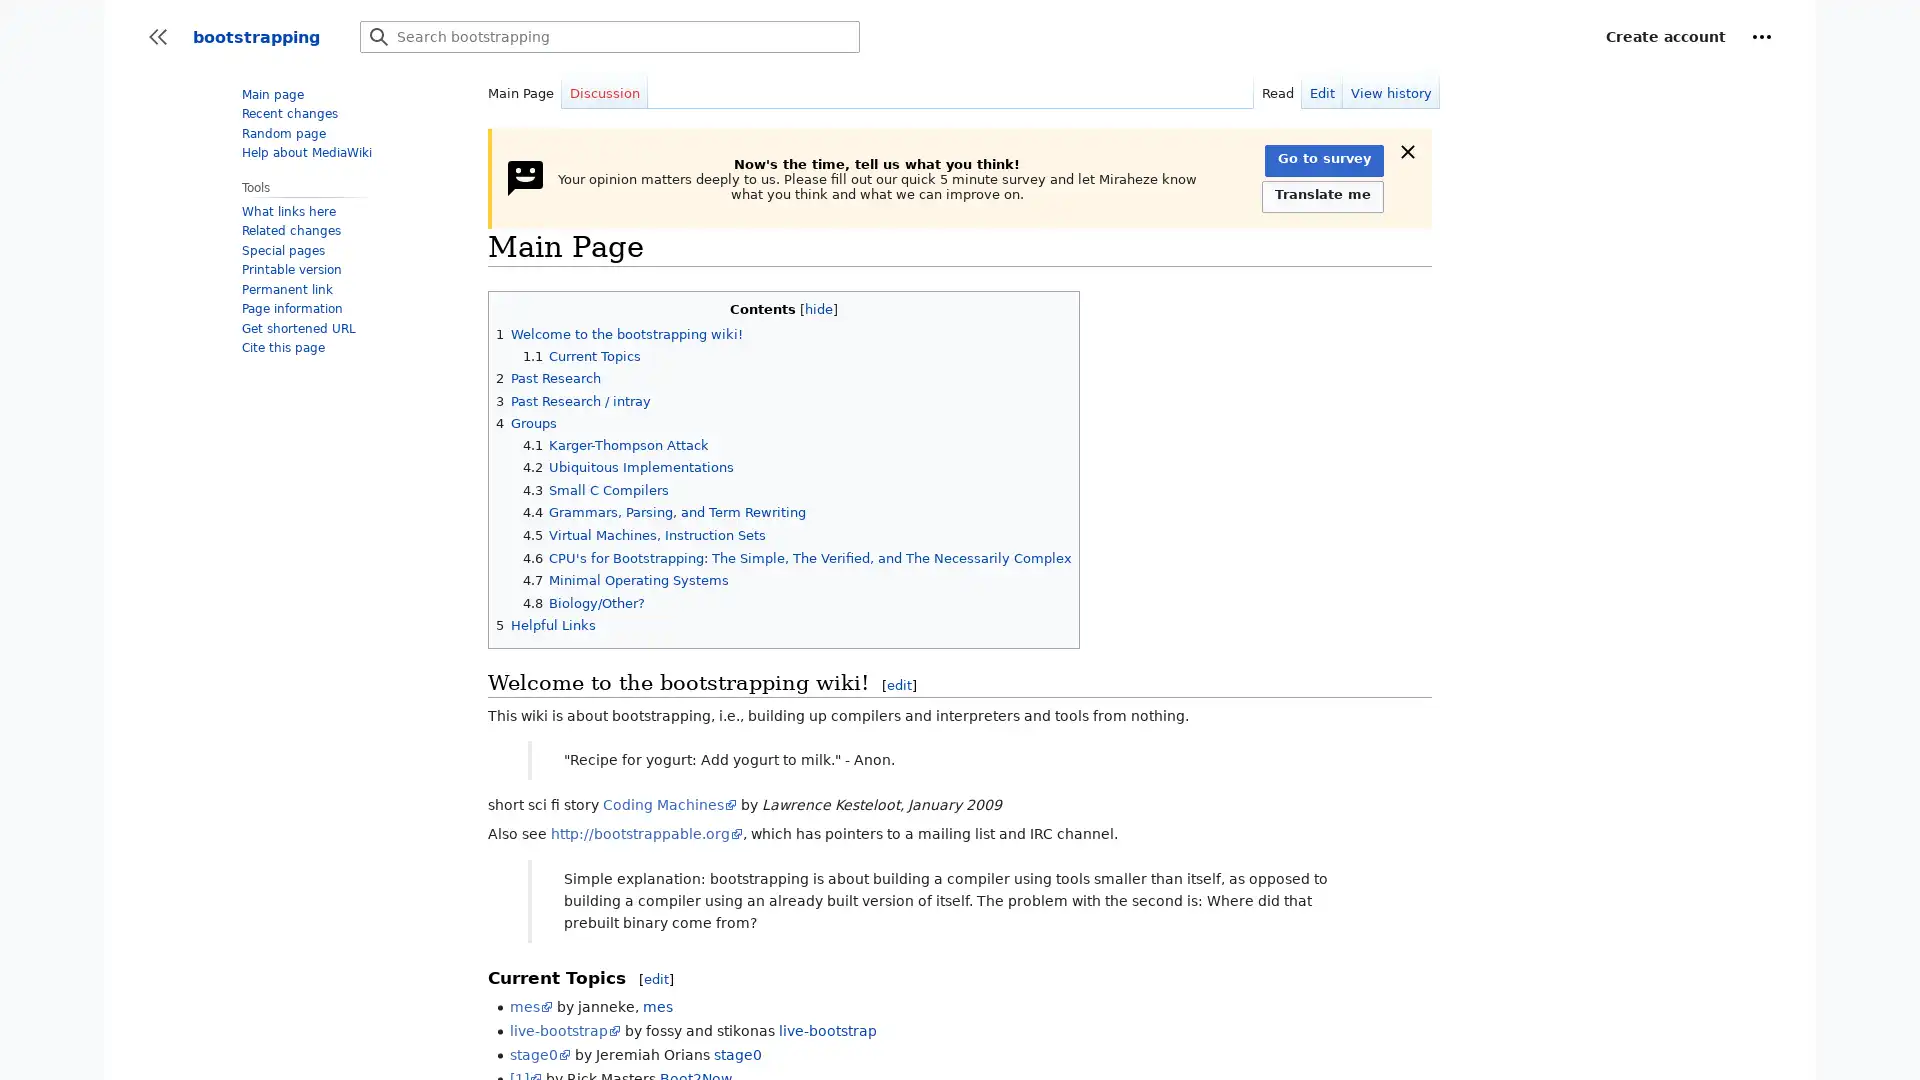 The width and height of the screenshot is (1920, 1080). I want to click on Toggle sidebar, so click(157, 37).